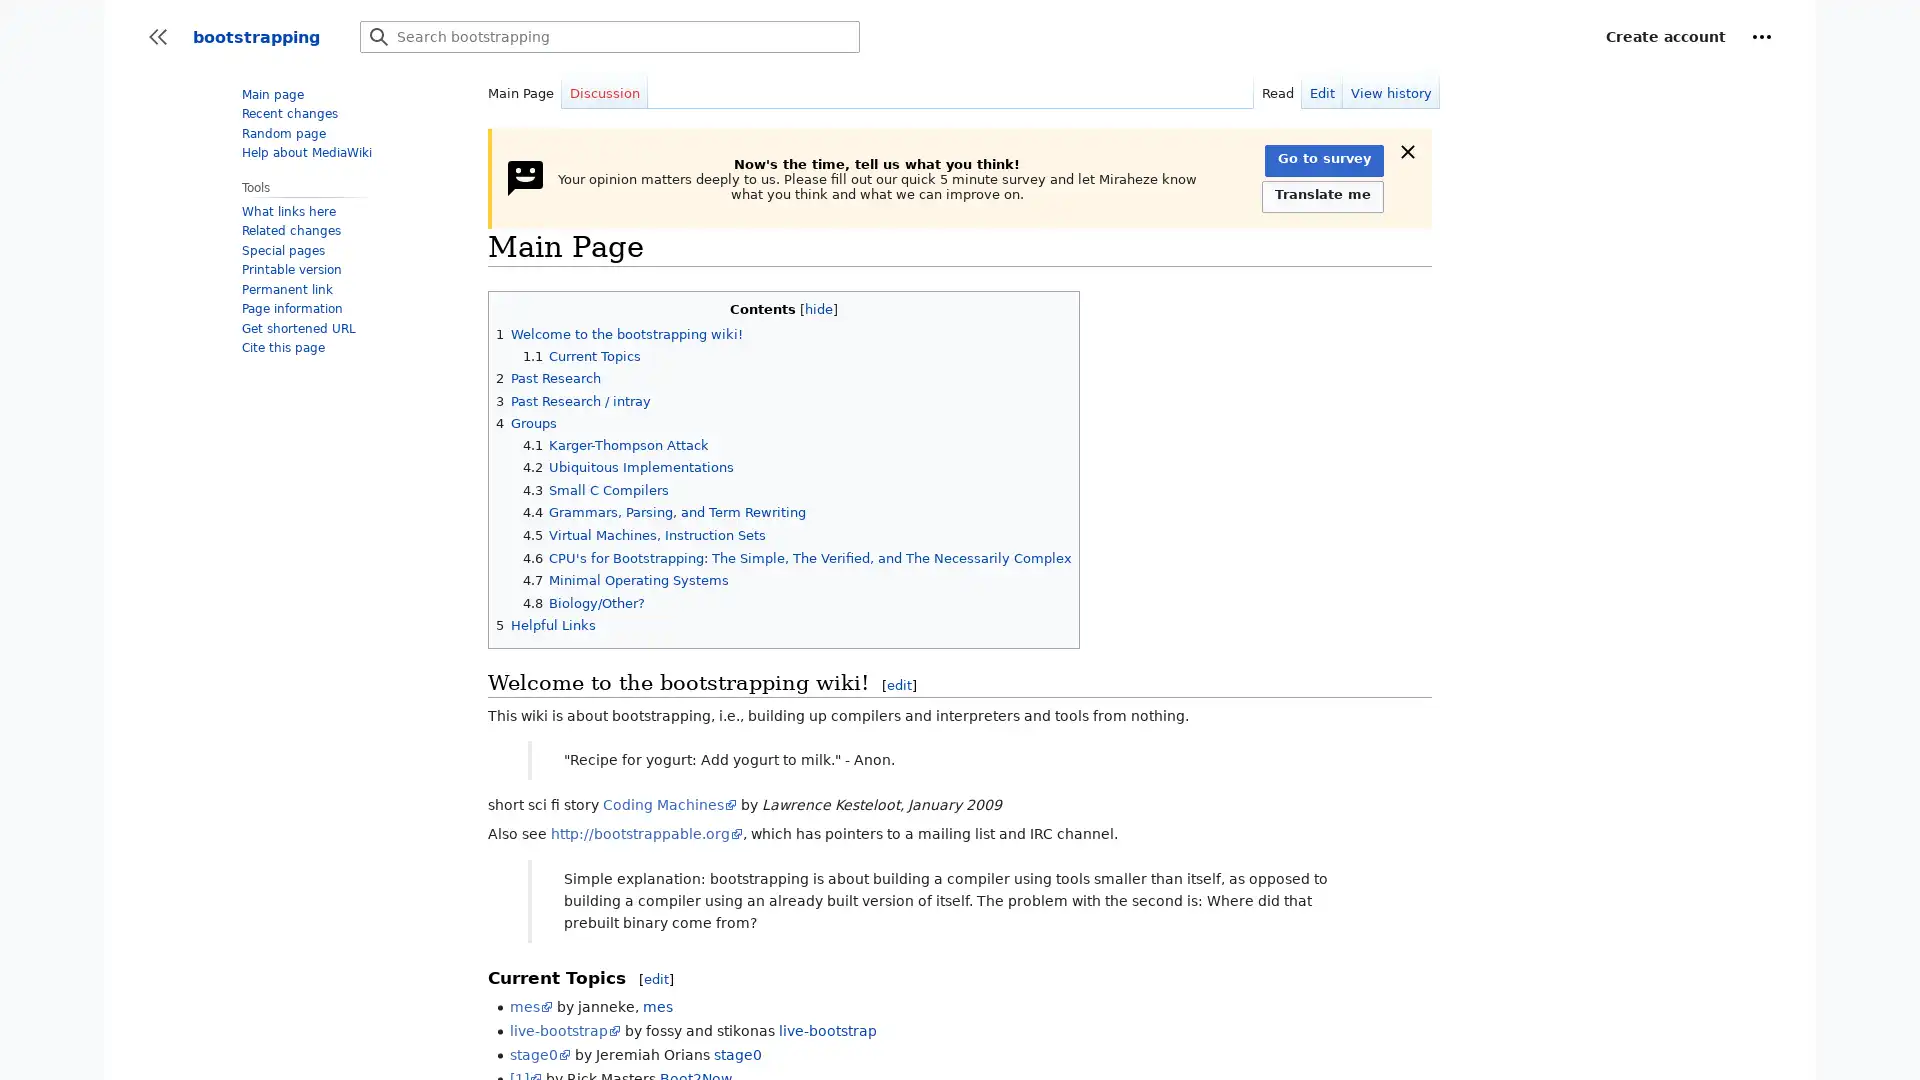 The width and height of the screenshot is (1920, 1080). I want to click on Toggle sidebar, so click(157, 37).